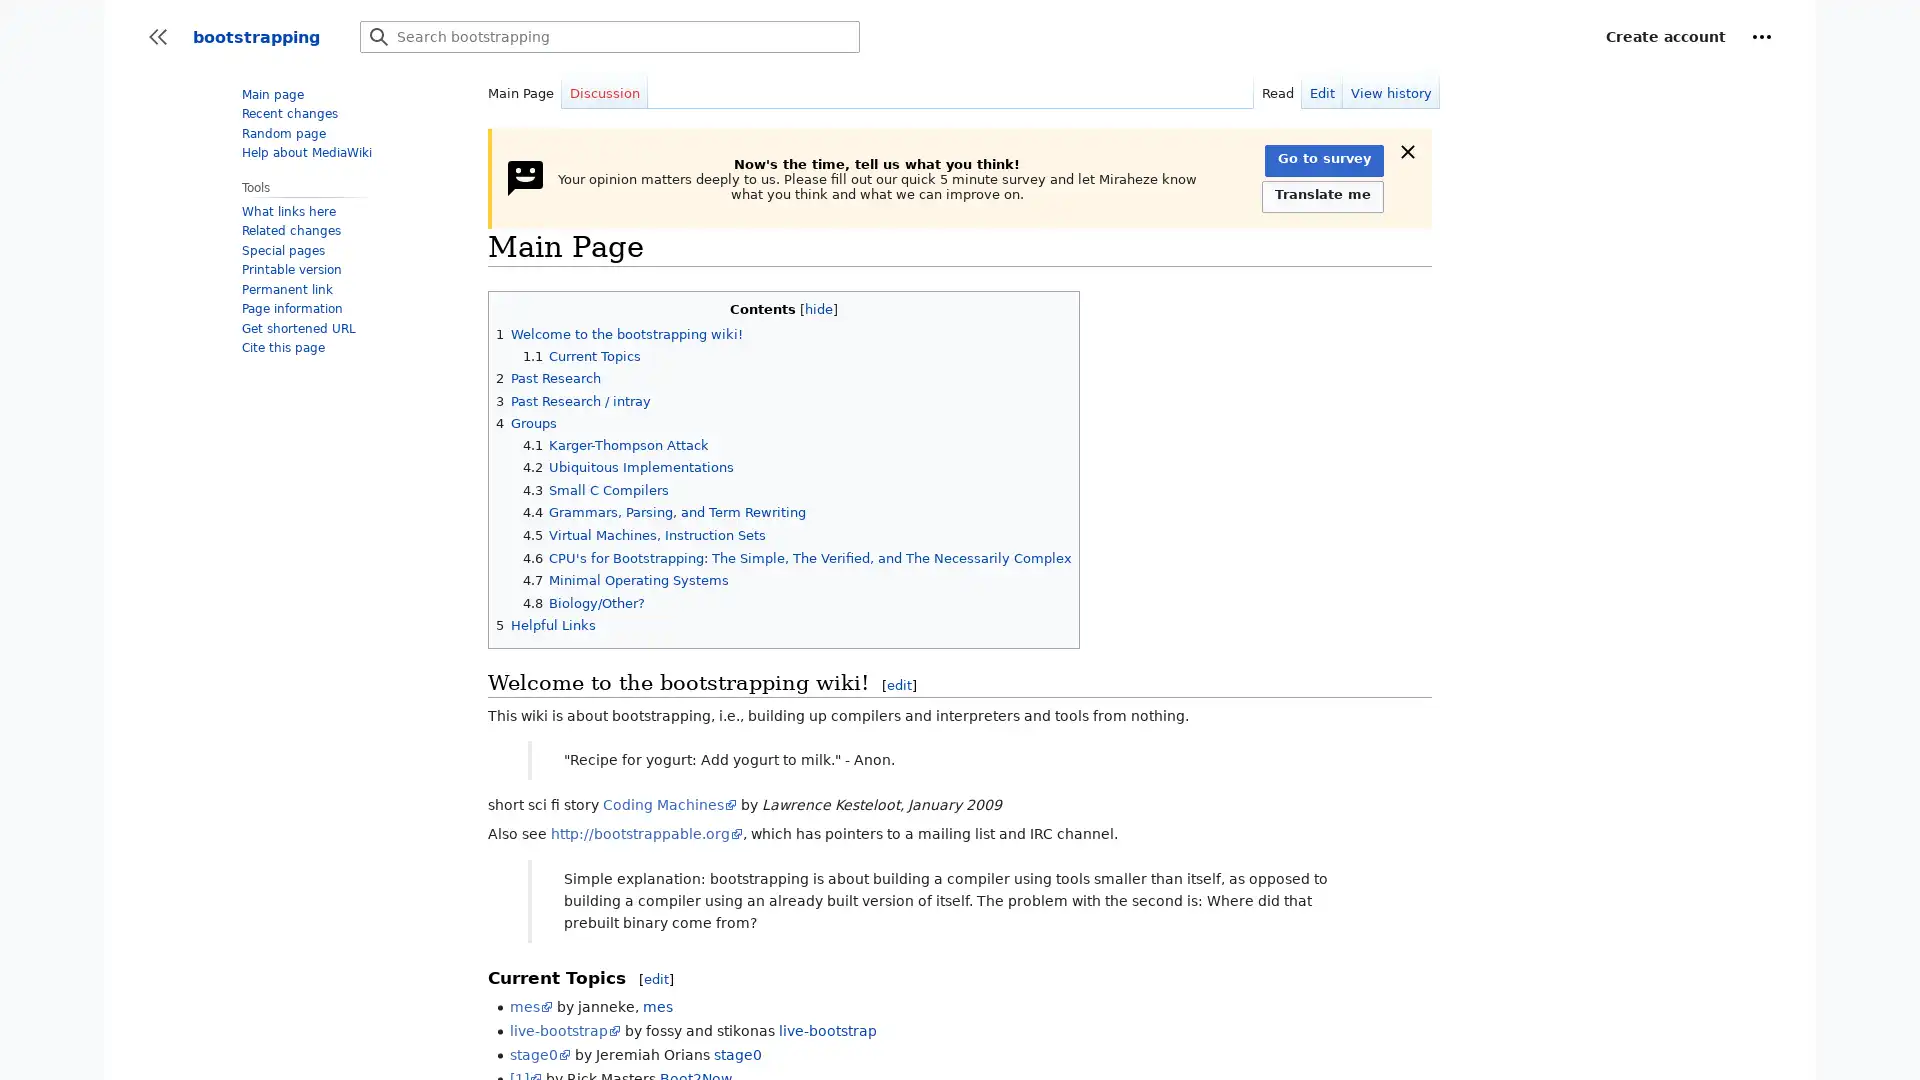 The width and height of the screenshot is (1920, 1080). I want to click on Toggle sidebar, so click(157, 37).